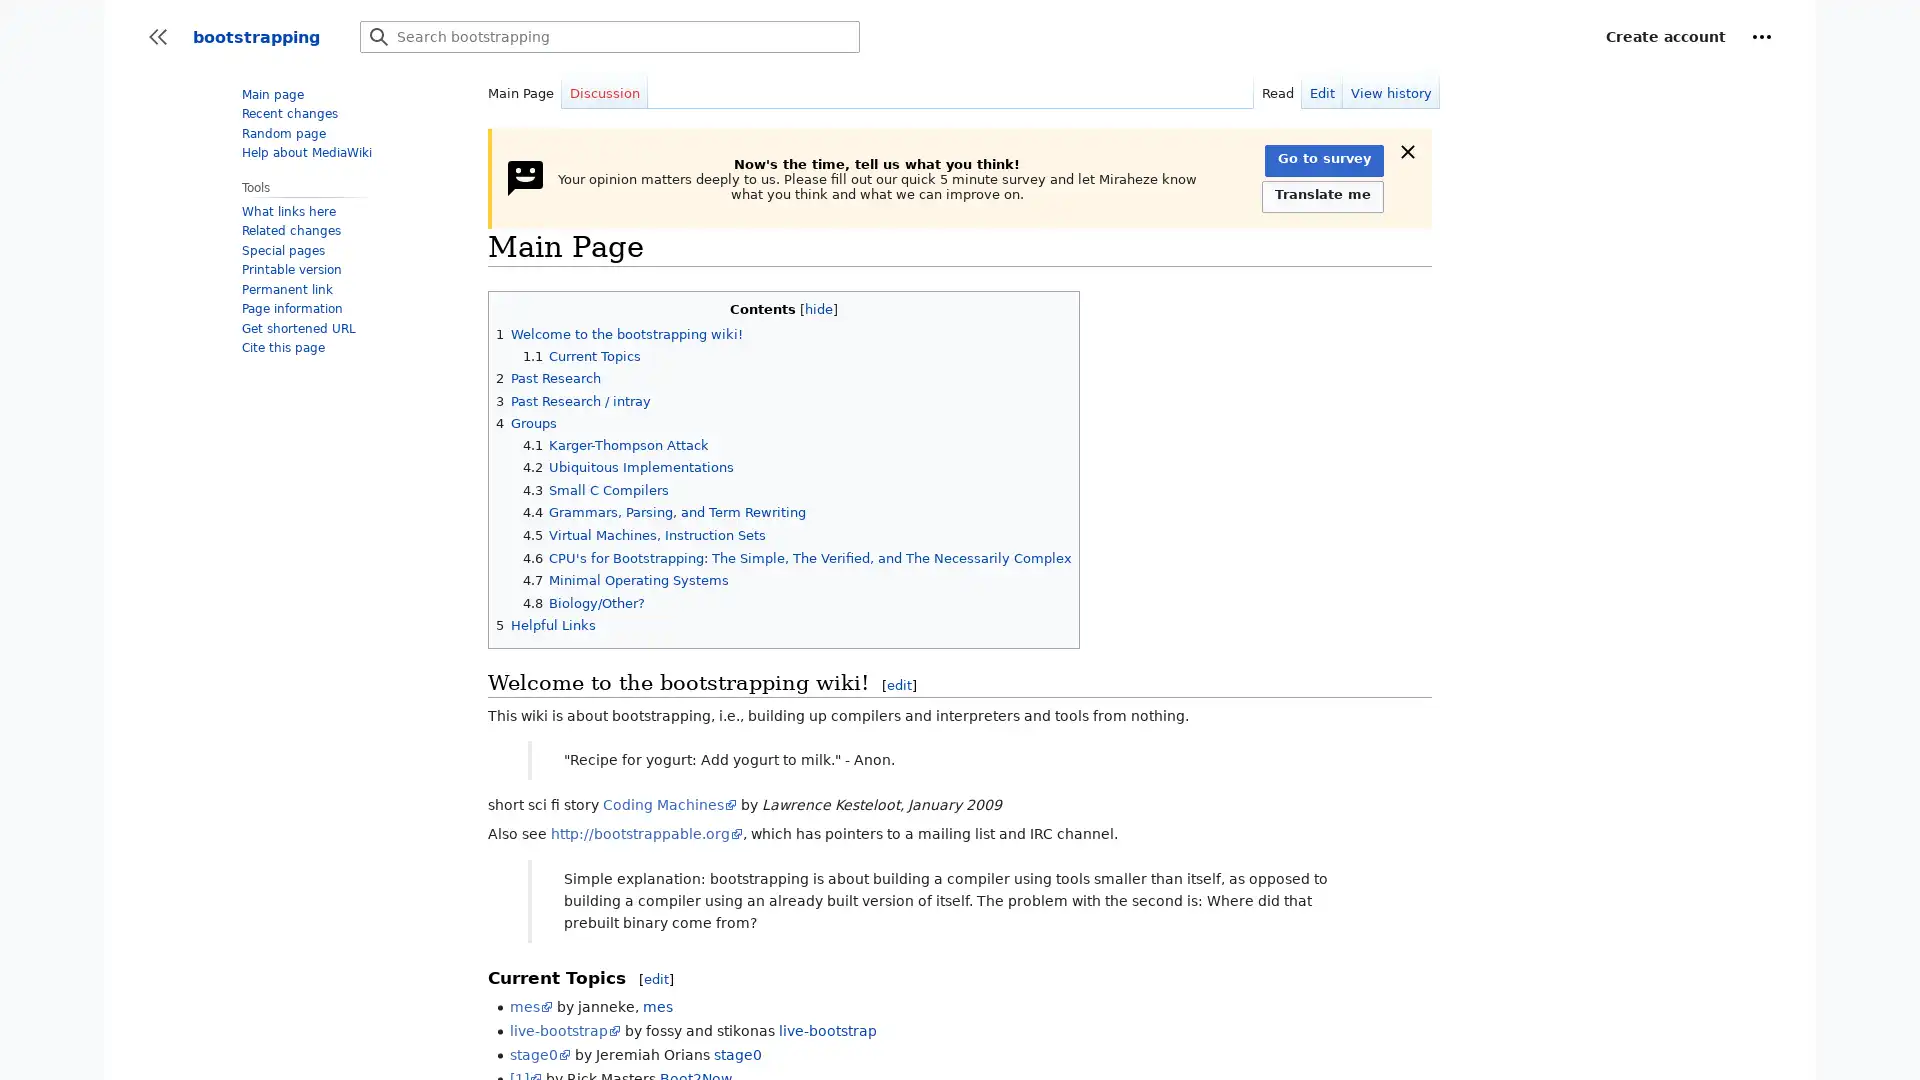 The width and height of the screenshot is (1920, 1080). I want to click on Toggle sidebar, so click(157, 37).